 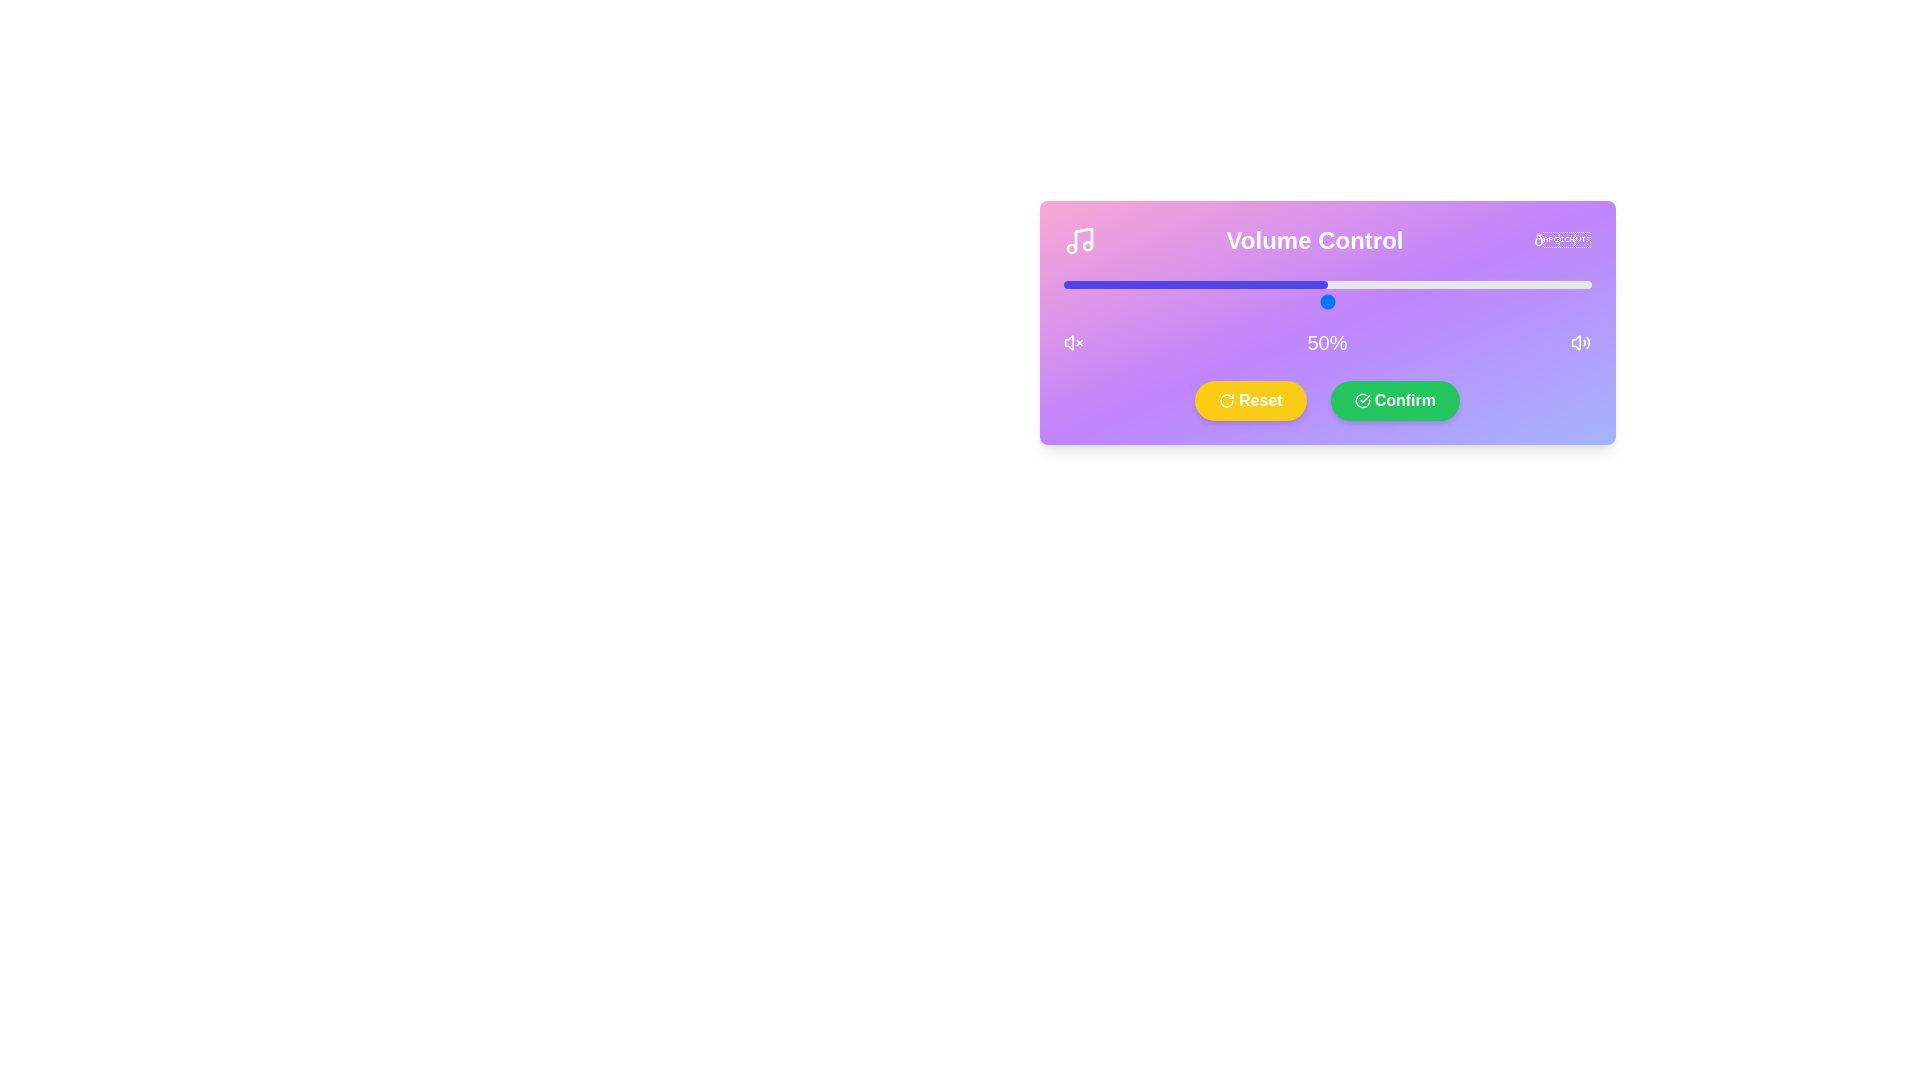 I want to click on the slider value, so click(x=1185, y=285).